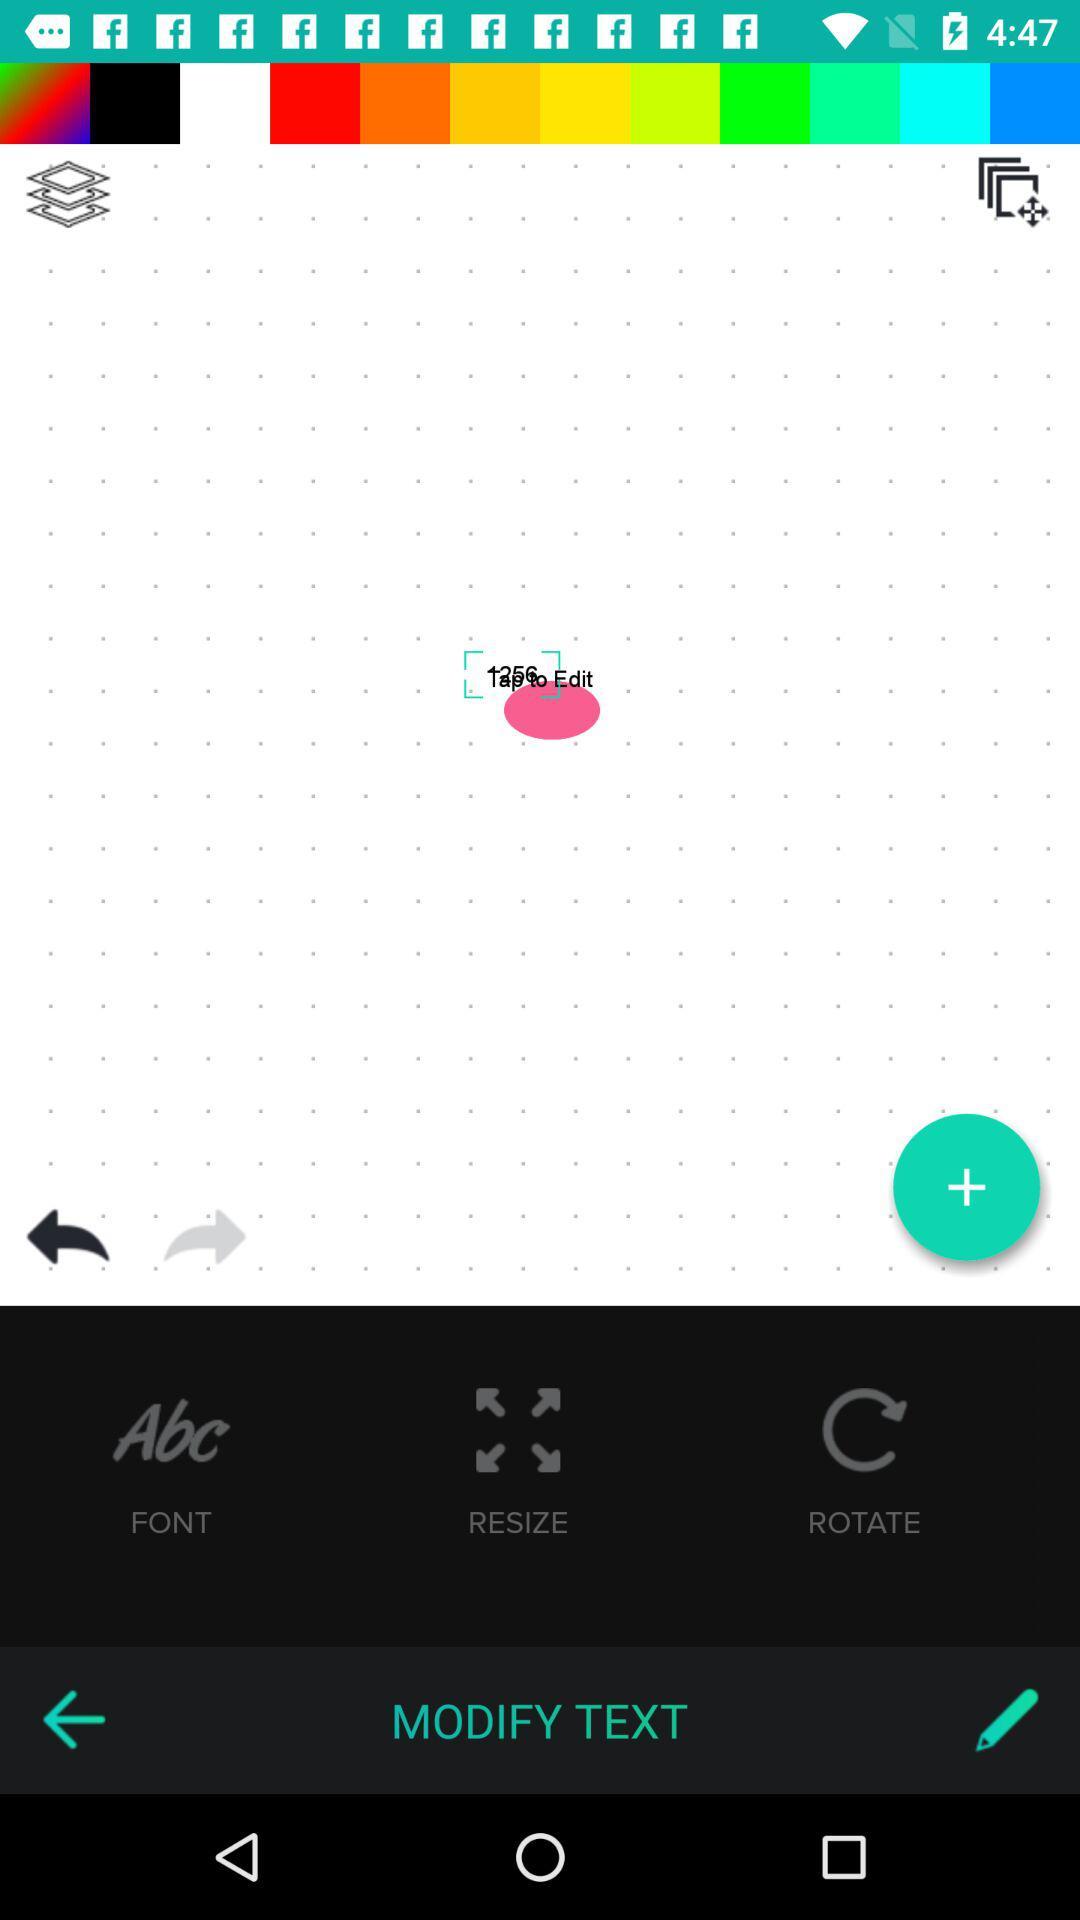 This screenshot has width=1080, height=1920. What do you see at coordinates (72, 1719) in the screenshot?
I see `icon next to modify text item` at bounding box center [72, 1719].